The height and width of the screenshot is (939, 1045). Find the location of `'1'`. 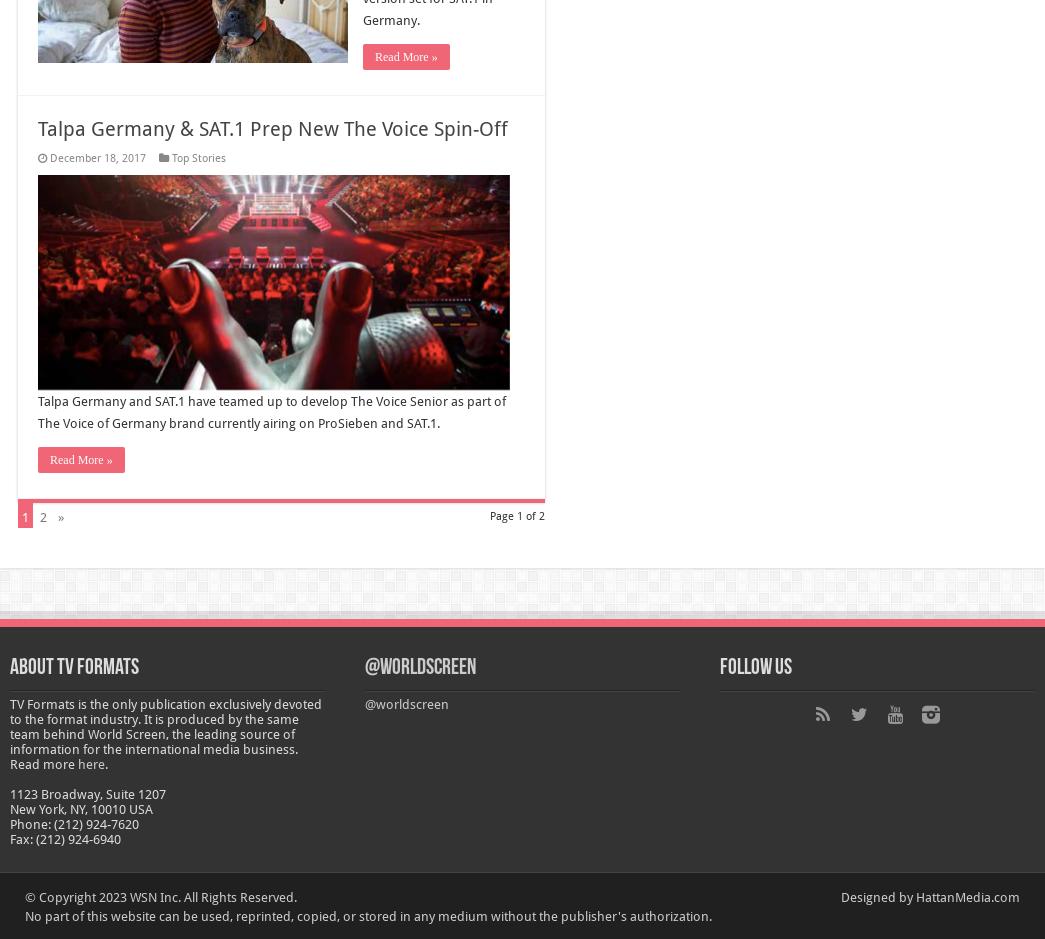

'1' is located at coordinates (24, 516).